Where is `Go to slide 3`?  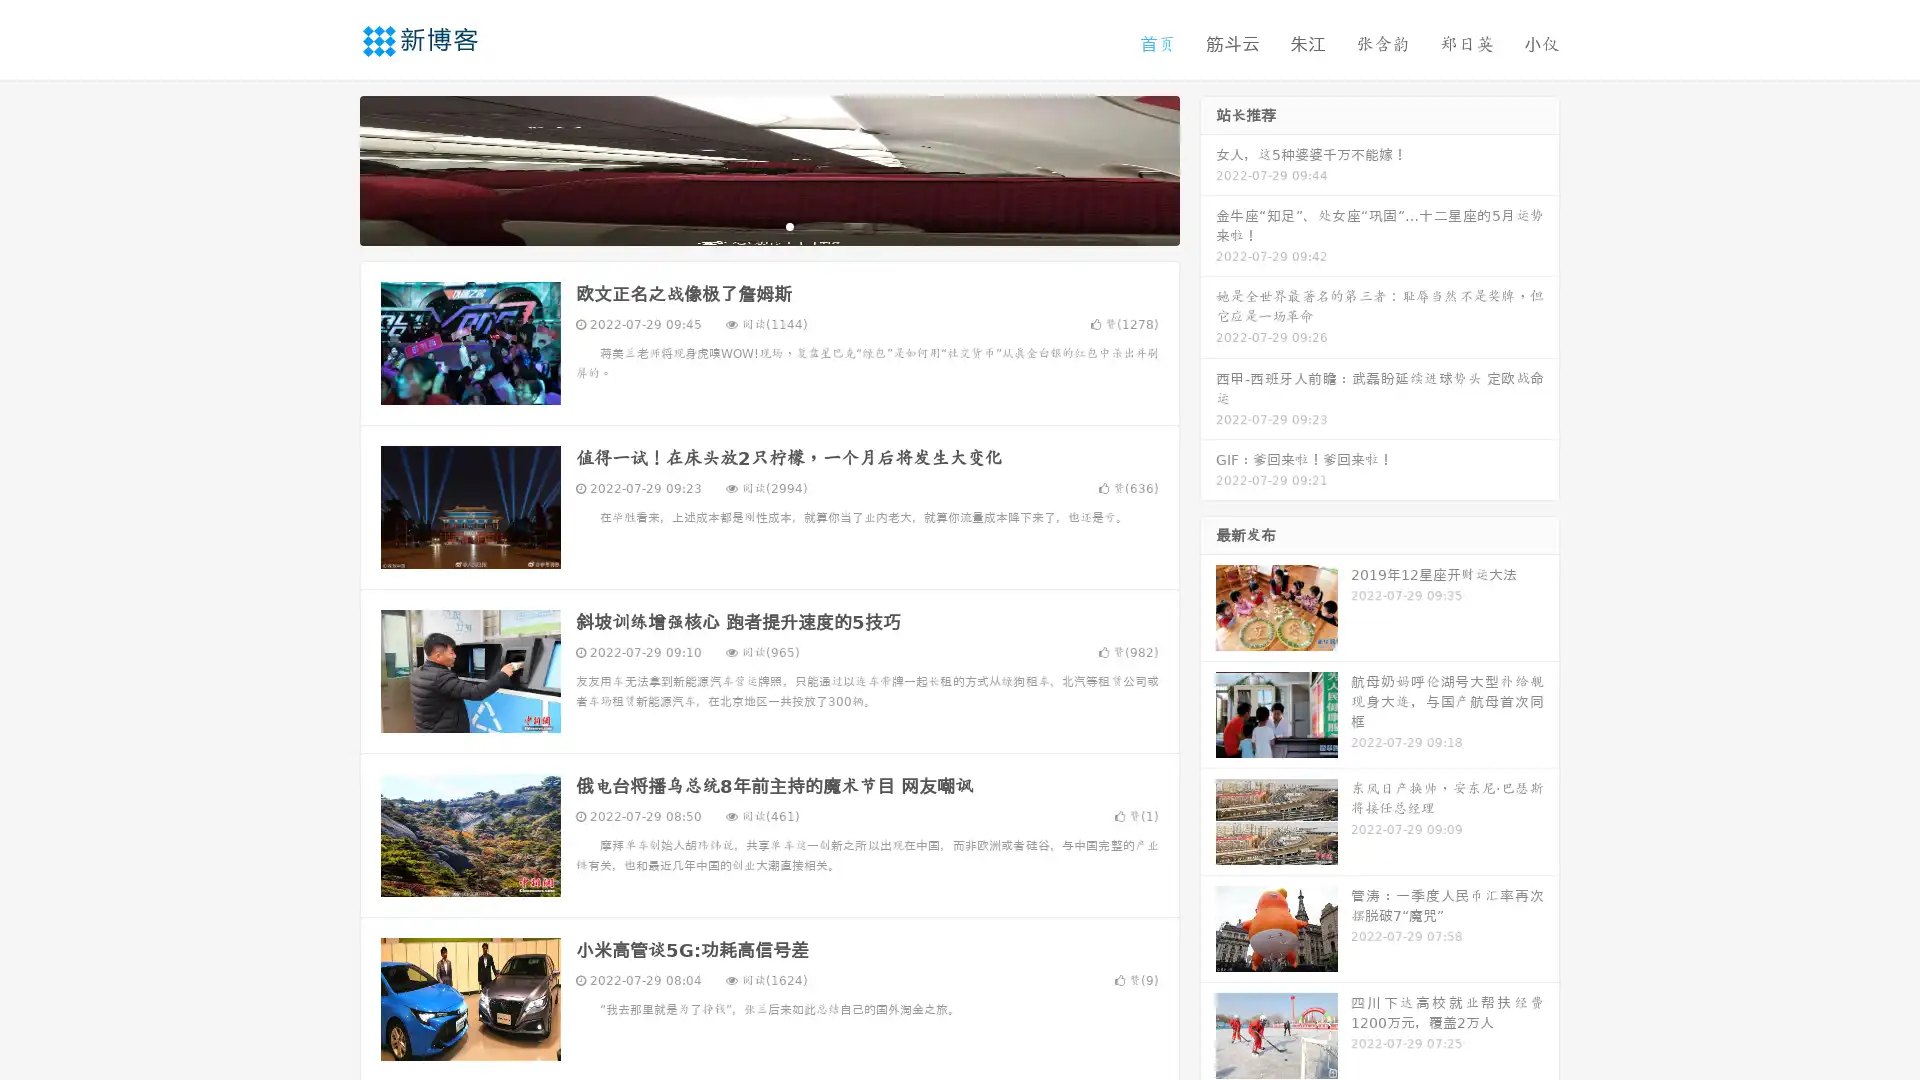
Go to slide 3 is located at coordinates (789, 225).